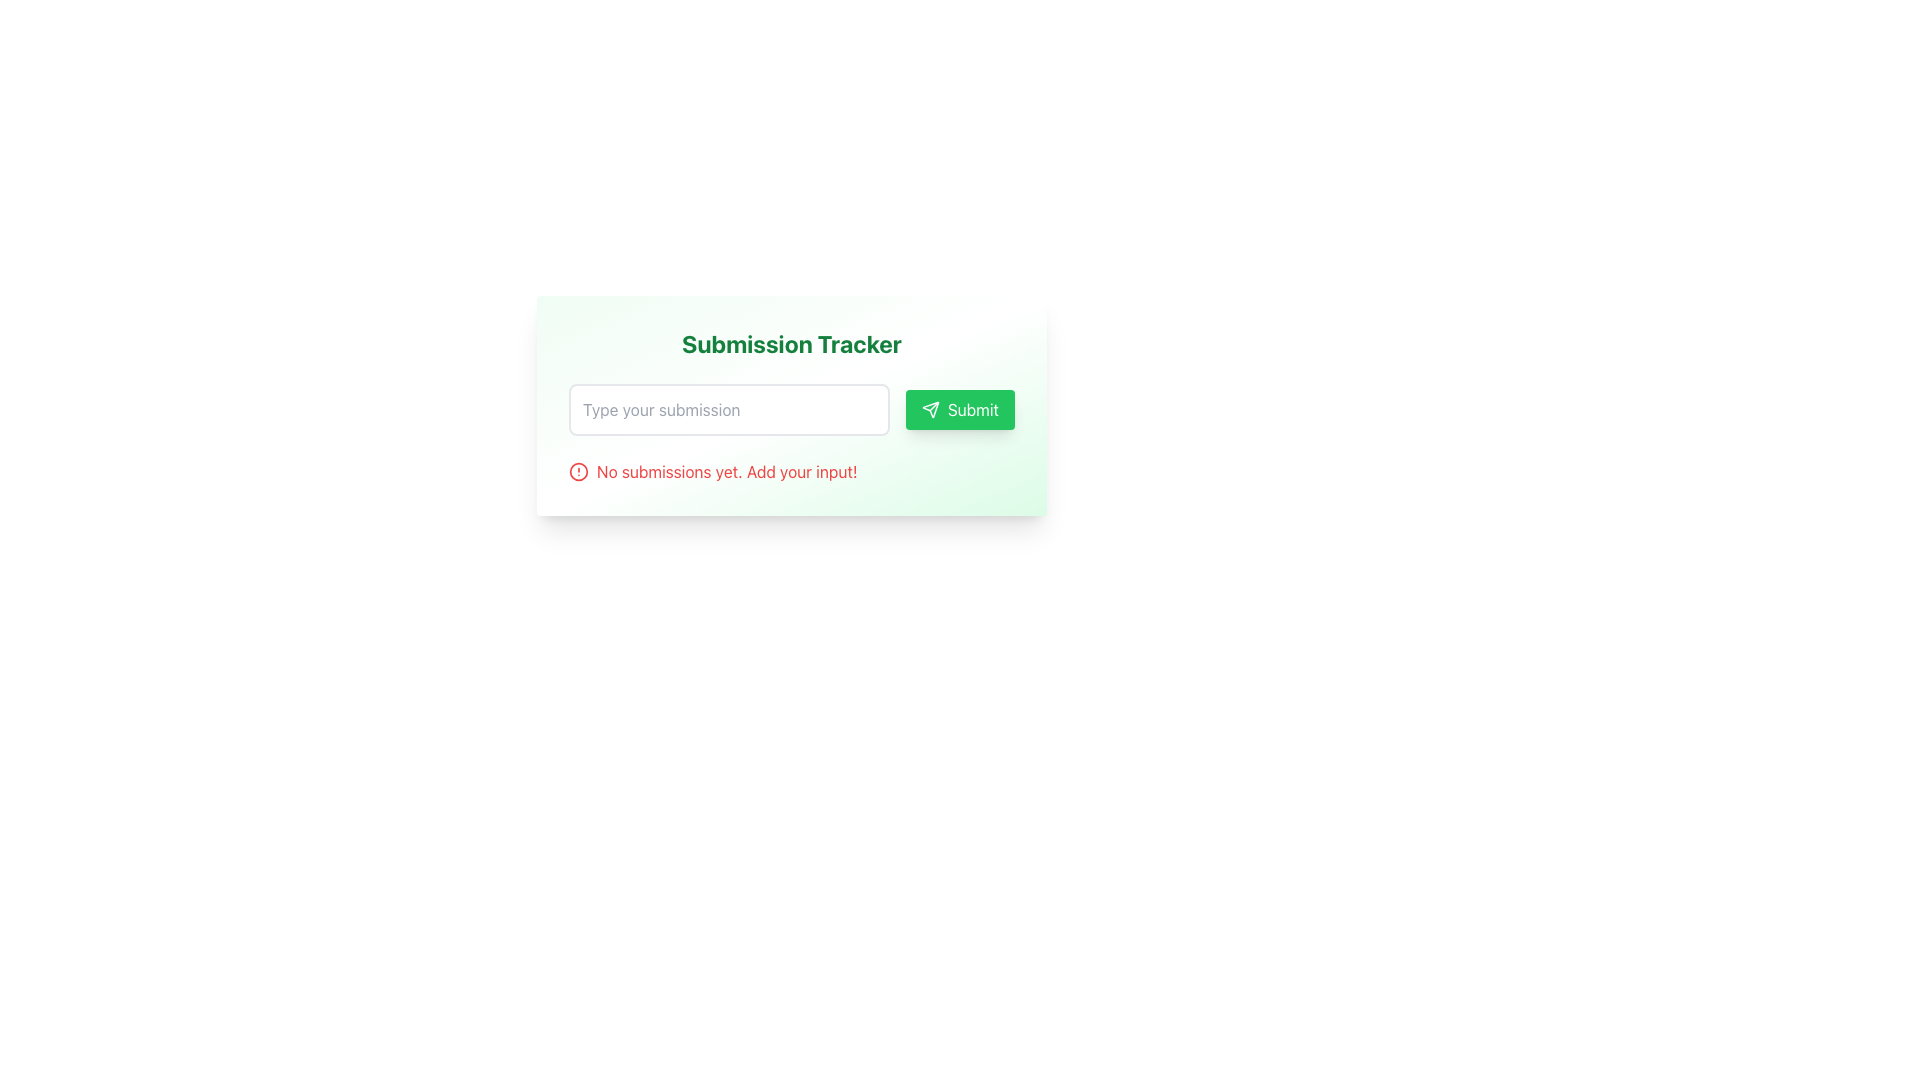 This screenshot has height=1080, width=1920. I want to click on informational message displayed at the bottom of the 'Submission Tracker' section, which indicates there are currently no submissions and encourages users to add their input, so click(791, 471).